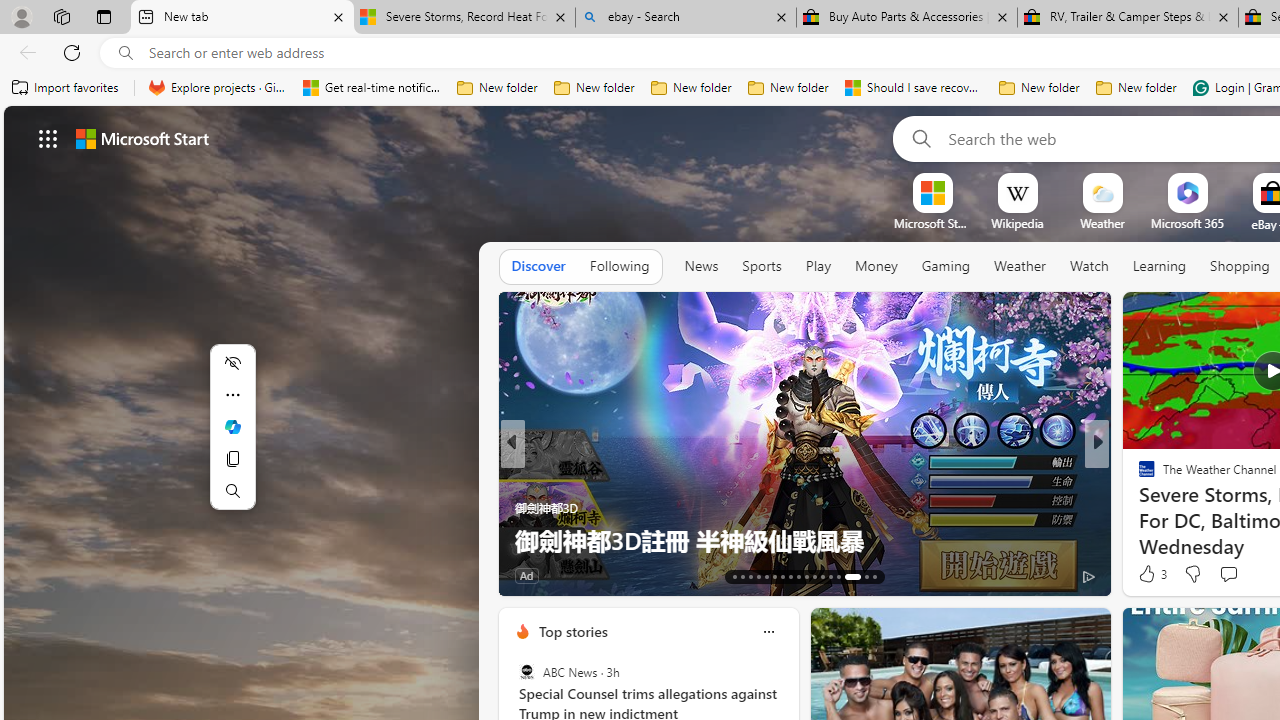 This screenshot has height=720, width=1280. What do you see at coordinates (767, 631) in the screenshot?
I see `'More options'` at bounding box center [767, 631].